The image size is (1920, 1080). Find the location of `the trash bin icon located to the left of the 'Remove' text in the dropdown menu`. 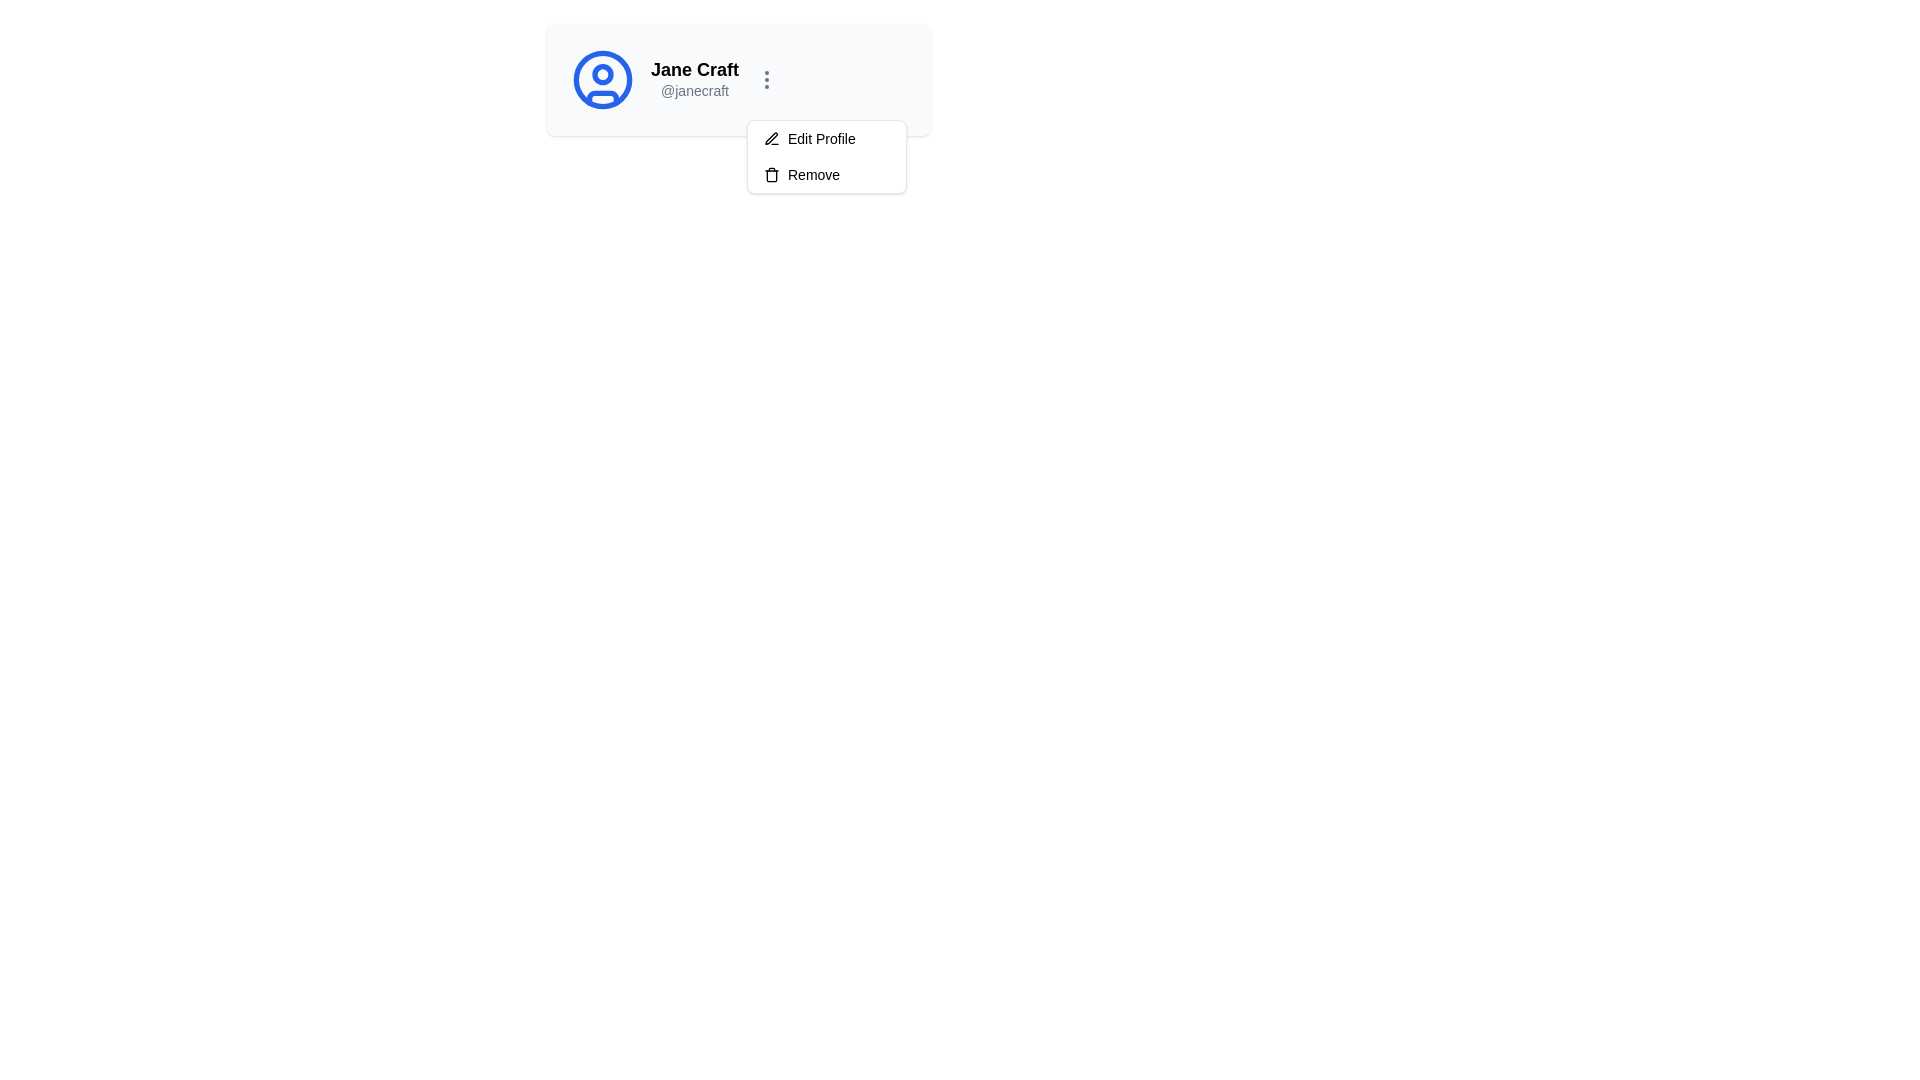

the trash bin icon located to the left of the 'Remove' text in the dropdown menu is located at coordinates (771, 173).